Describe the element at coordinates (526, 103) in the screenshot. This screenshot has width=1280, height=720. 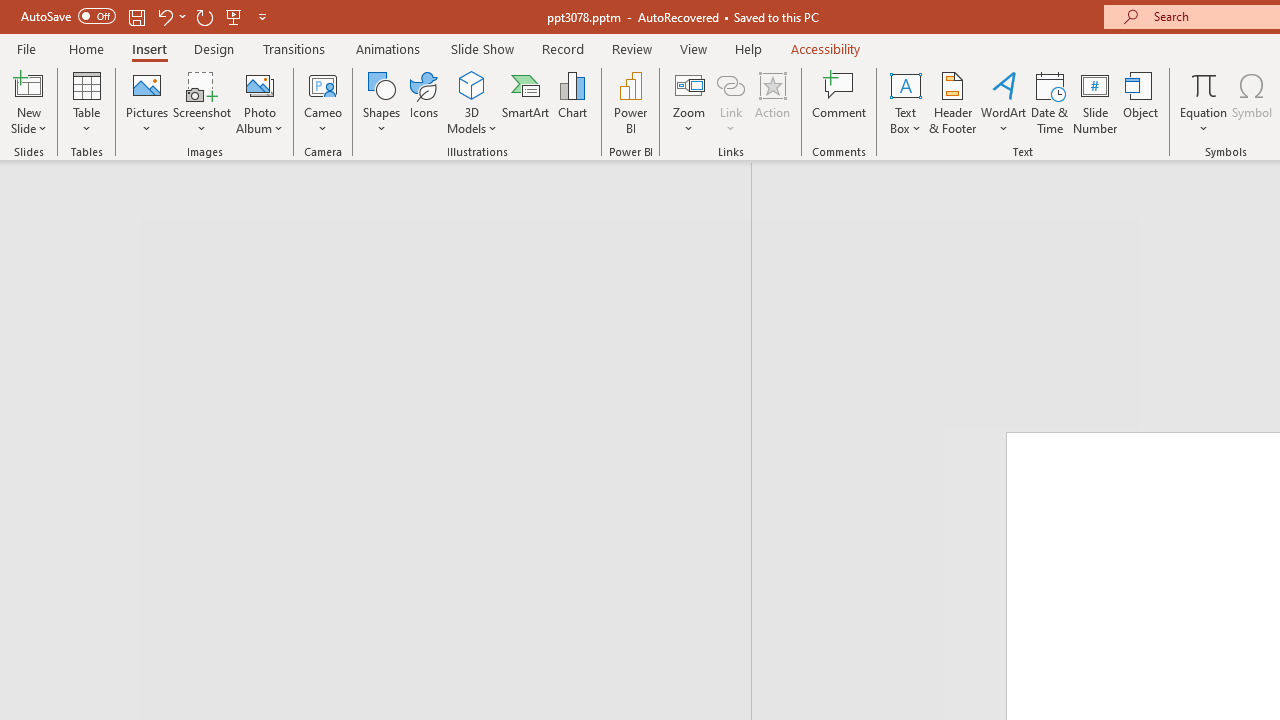
I see `'SmartArt...'` at that location.